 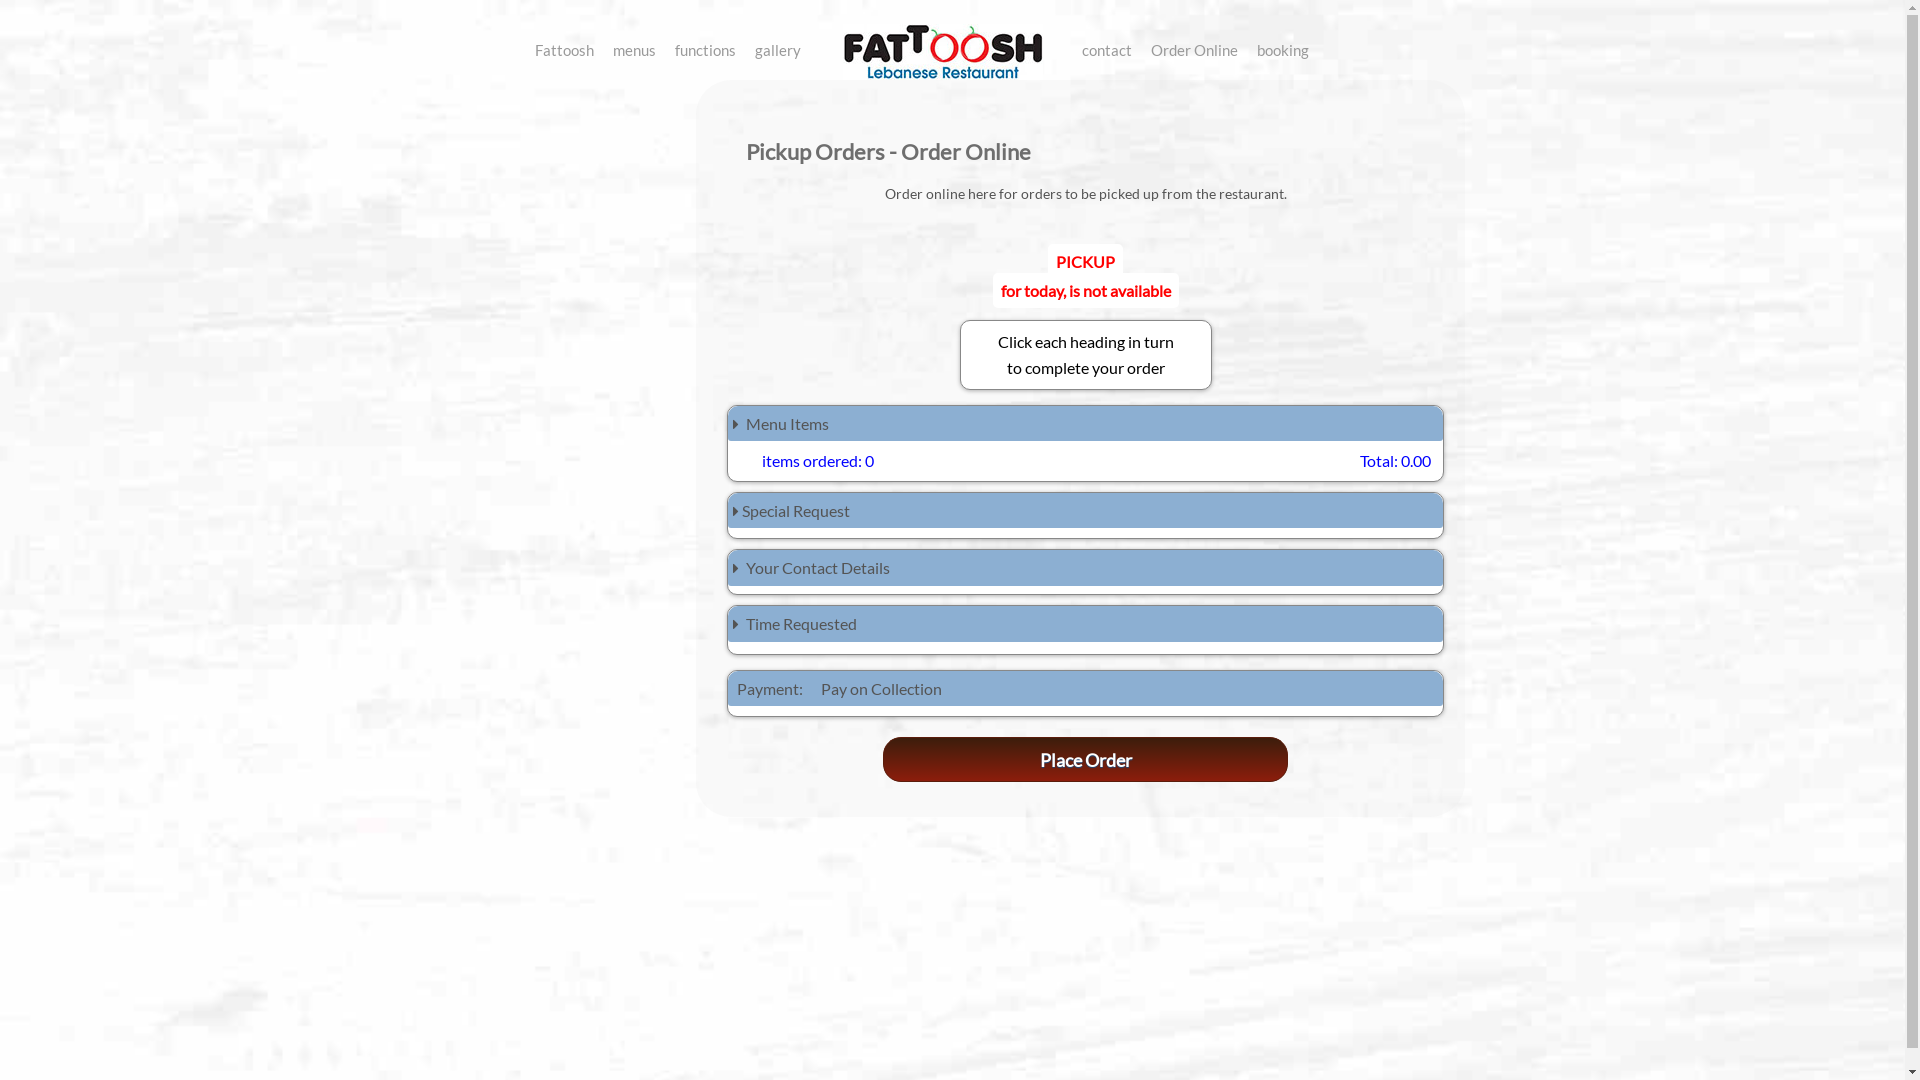 I want to click on 'booking', so click(x=1282, y=45).